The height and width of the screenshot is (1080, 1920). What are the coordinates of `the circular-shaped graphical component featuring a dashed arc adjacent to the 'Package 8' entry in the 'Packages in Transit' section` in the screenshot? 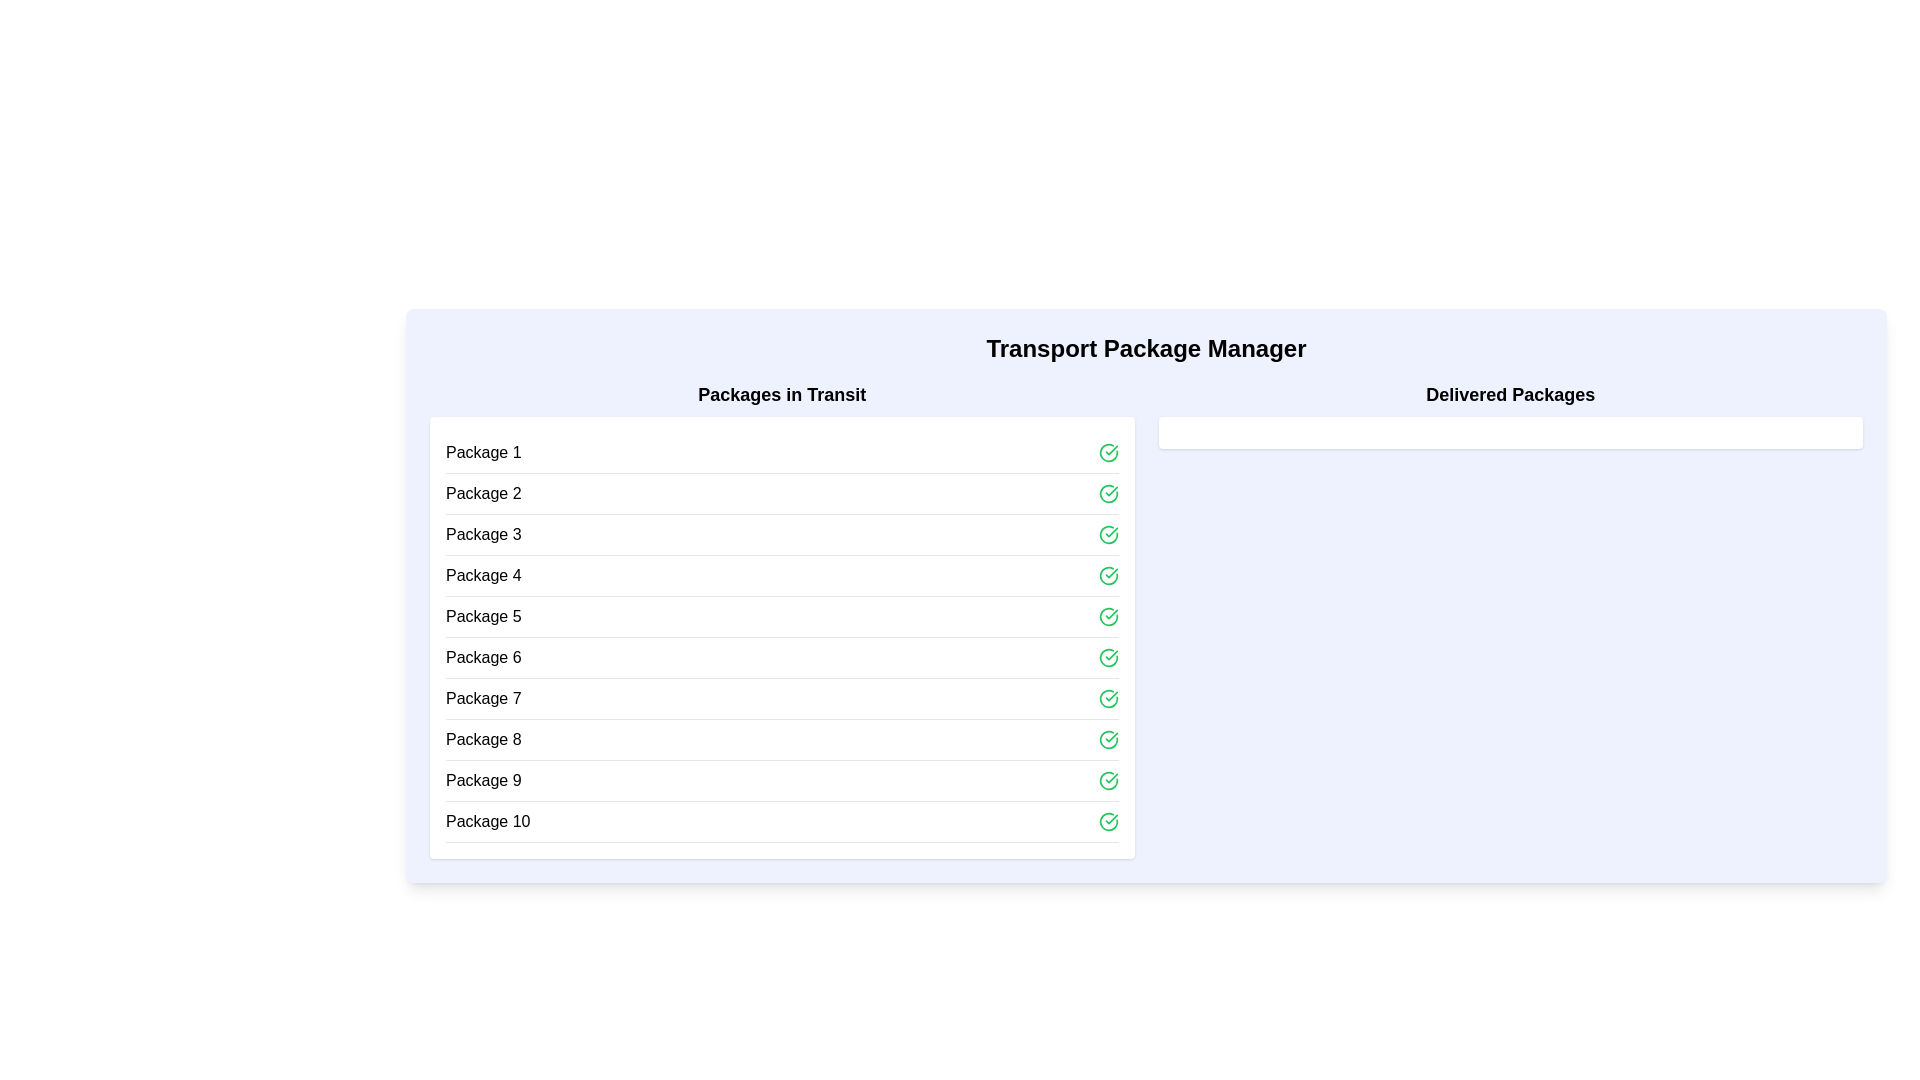 It's located at (1107, 658).